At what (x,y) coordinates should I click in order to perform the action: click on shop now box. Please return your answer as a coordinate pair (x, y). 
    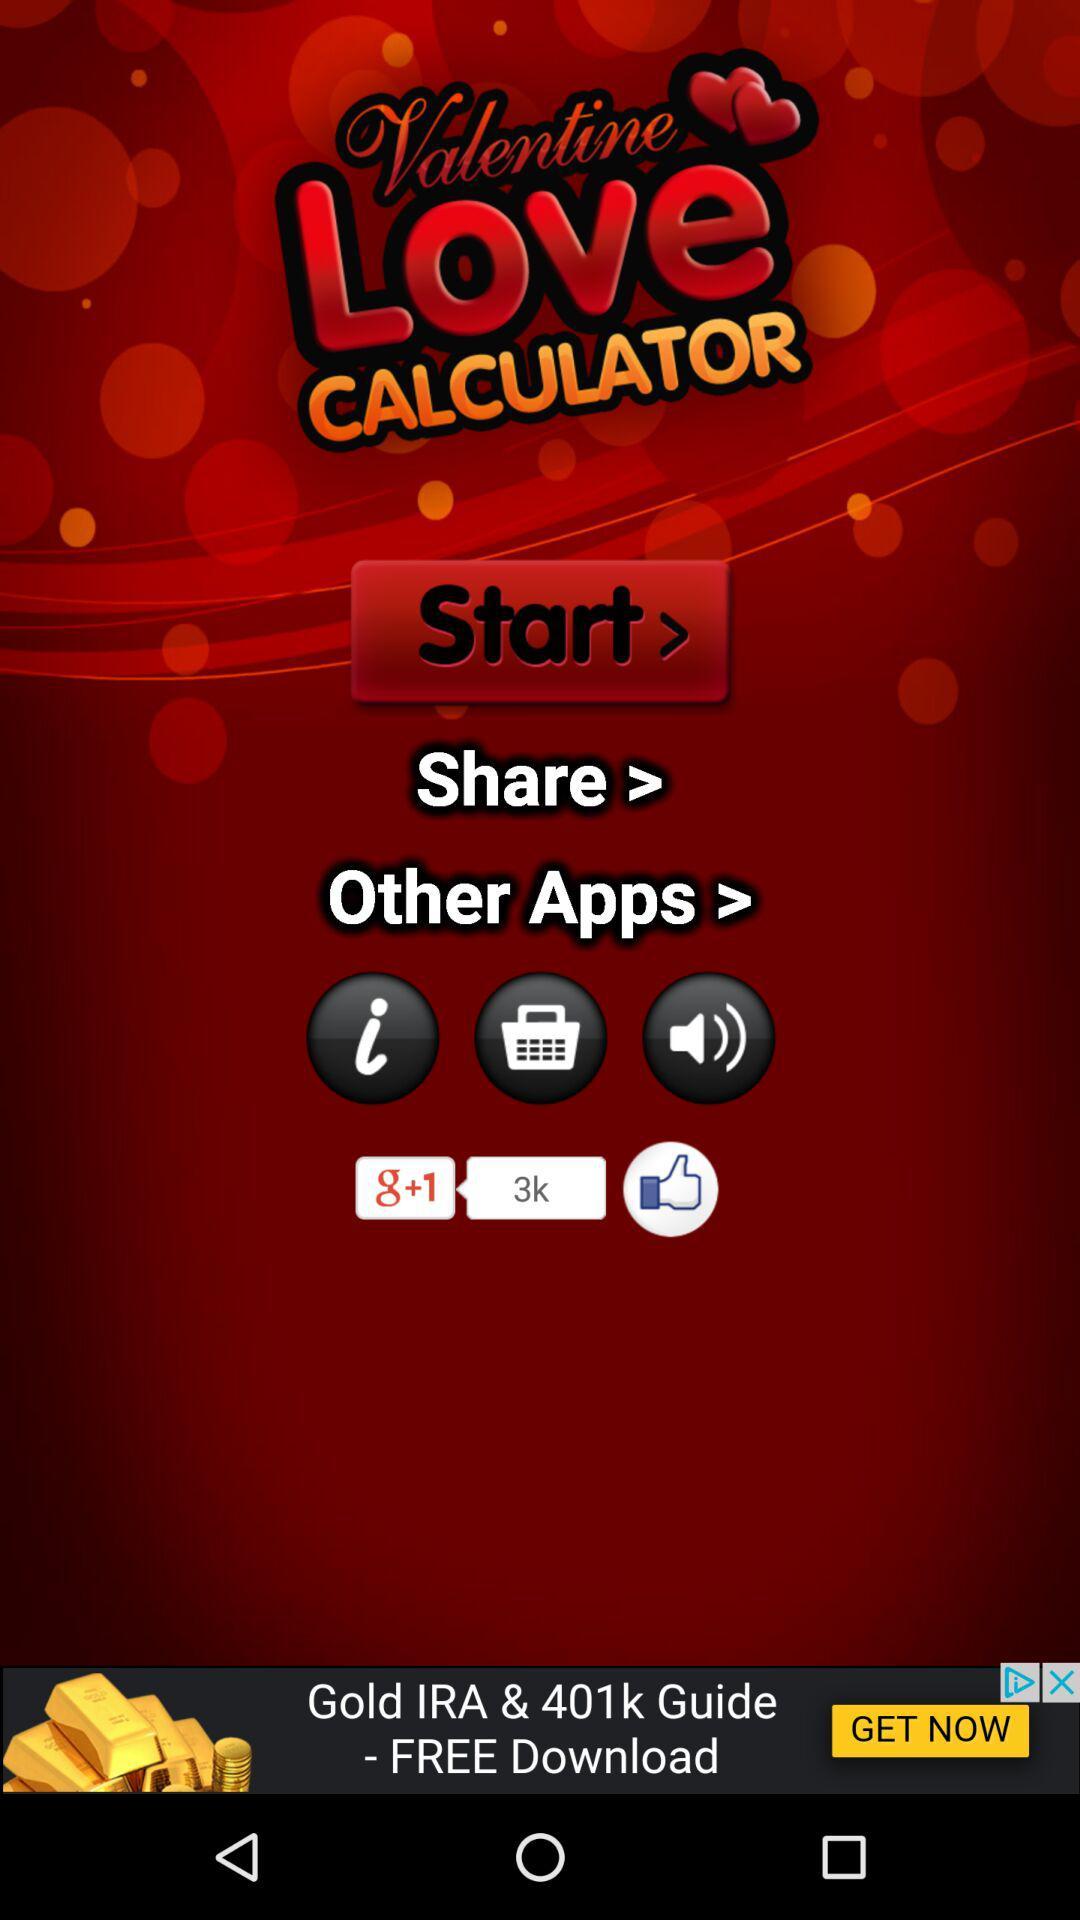
    Looking at the image, I should click on (540, 1037).